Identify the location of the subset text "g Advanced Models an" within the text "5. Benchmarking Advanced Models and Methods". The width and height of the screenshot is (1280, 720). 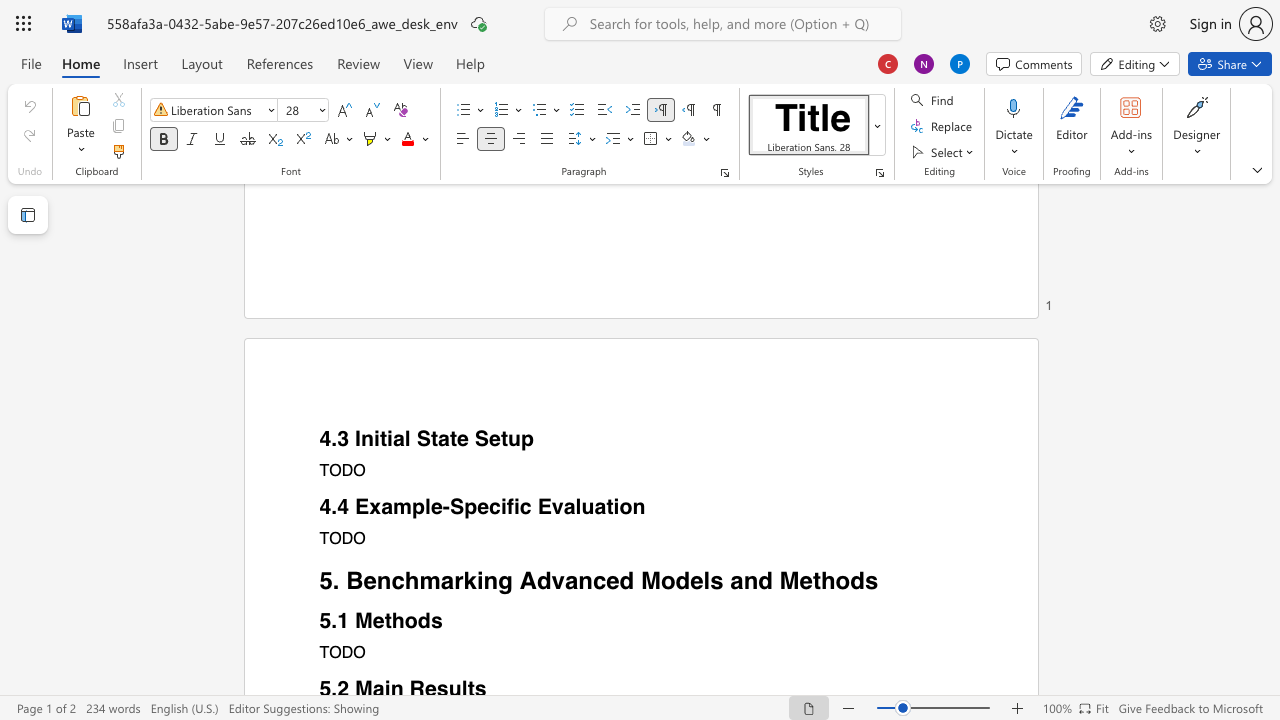
(498, 580).